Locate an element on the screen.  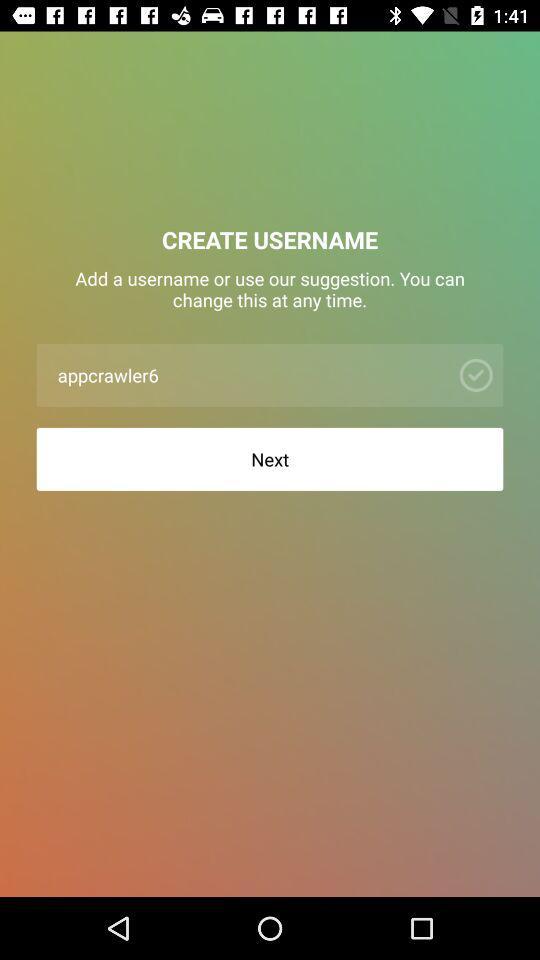
item above the next icon is located at coordinates (248, 374).